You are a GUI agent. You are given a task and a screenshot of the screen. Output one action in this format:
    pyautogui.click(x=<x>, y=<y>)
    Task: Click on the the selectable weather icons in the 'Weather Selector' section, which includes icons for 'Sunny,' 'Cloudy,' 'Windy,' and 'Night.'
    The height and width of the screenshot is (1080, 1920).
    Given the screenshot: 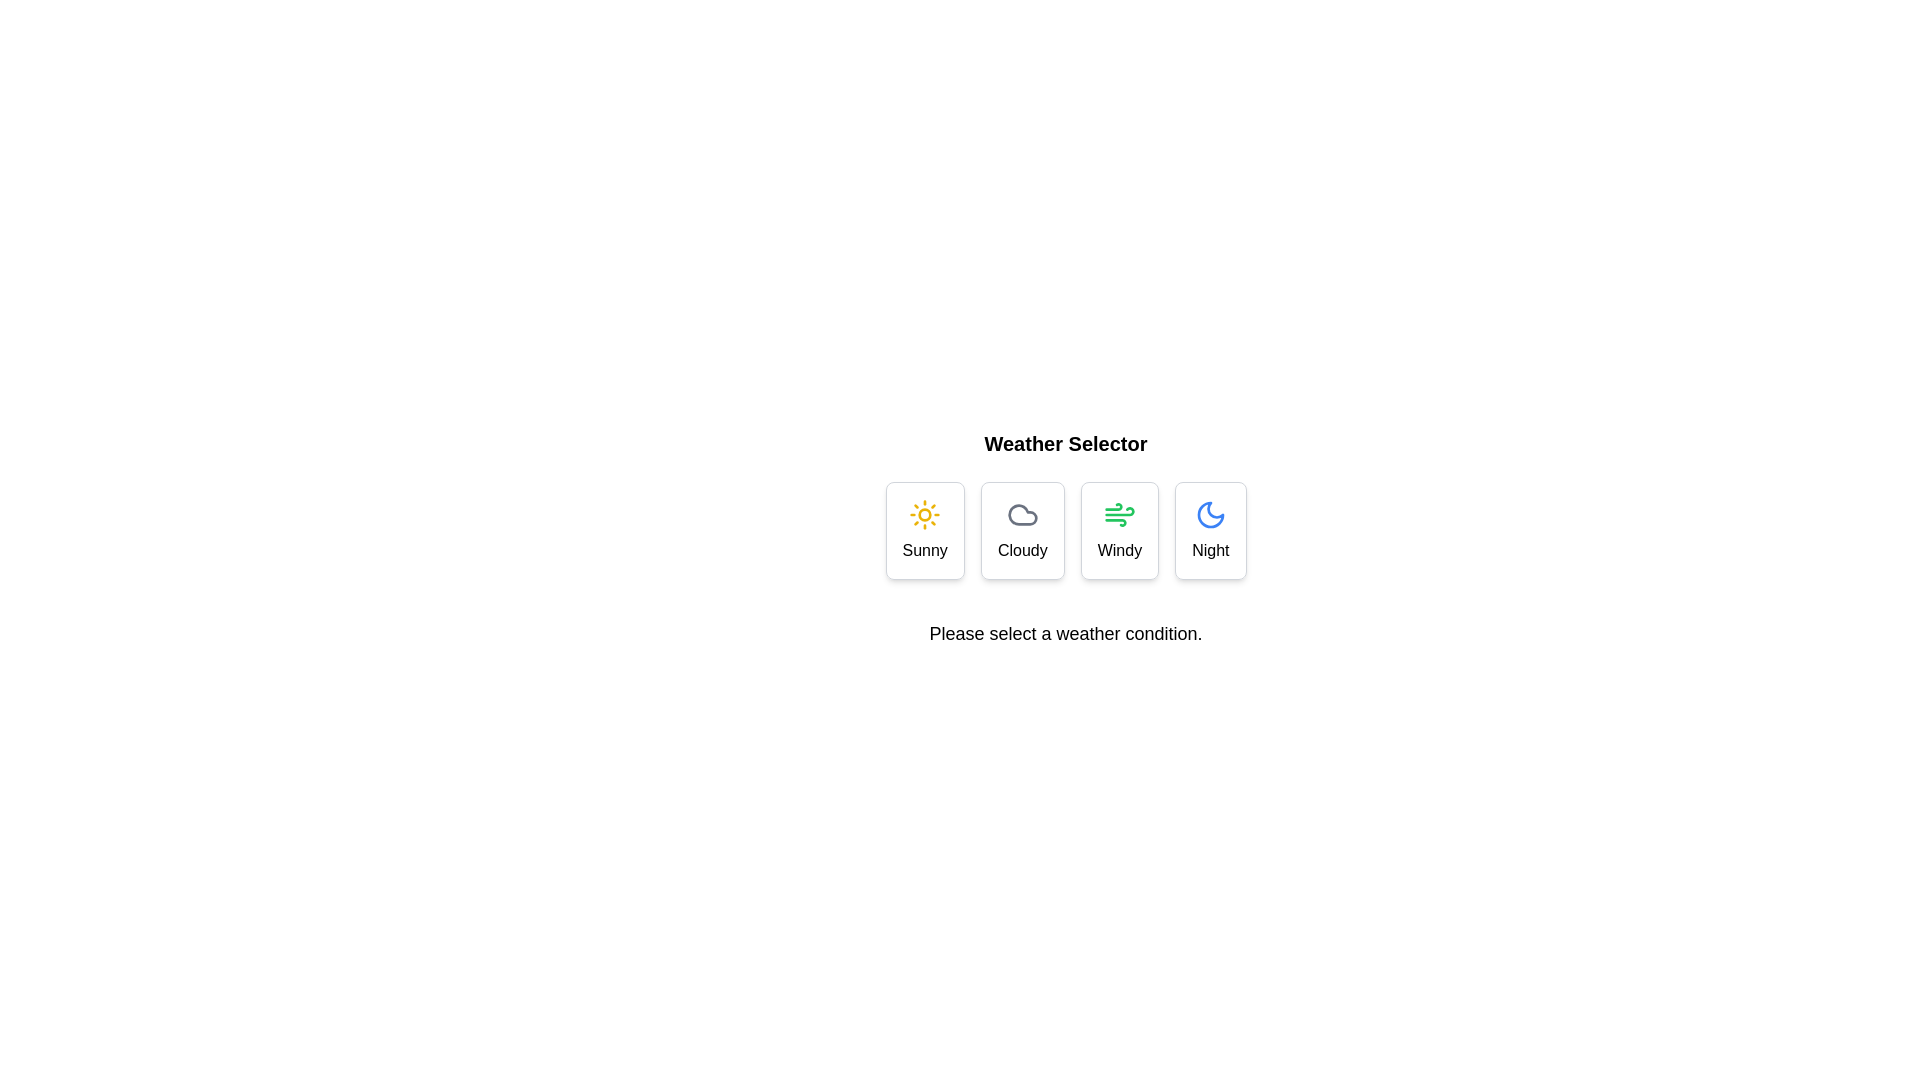 What is the action you would take?
    pyautogui.click(x=1064, y=538)
    